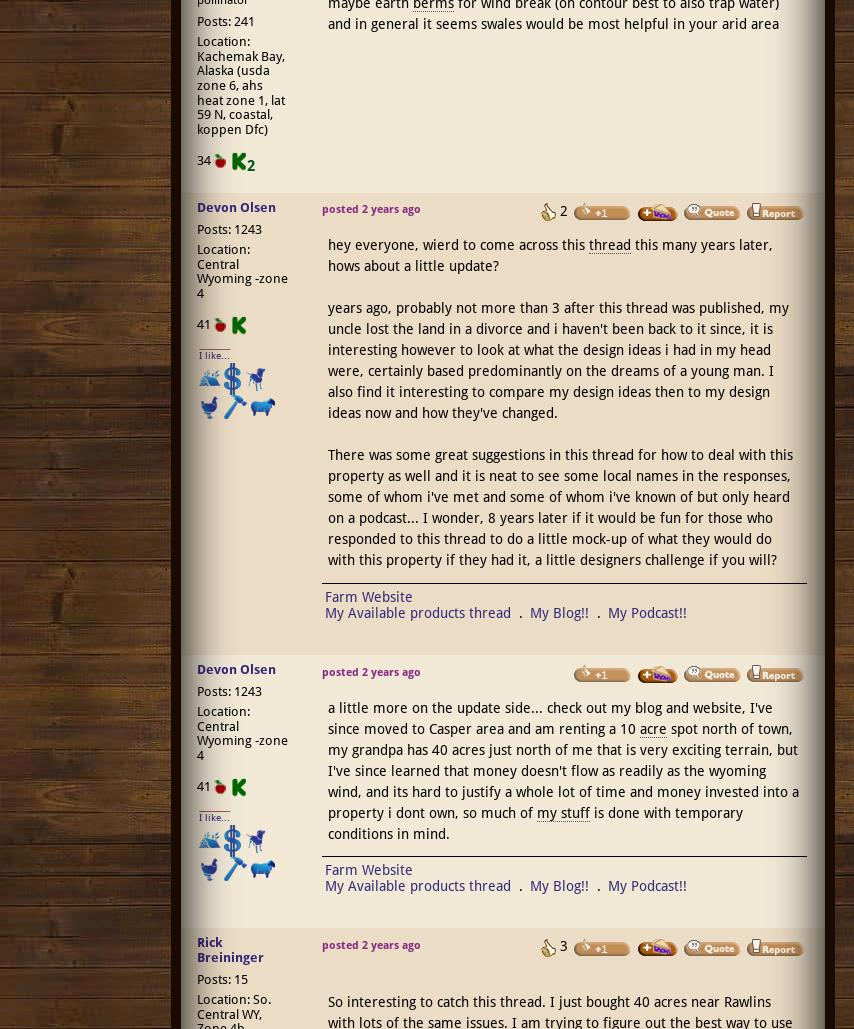 This screenshot has width=854, height=1029. Describe the element at coordinates (608, 244) in the screenshot. I see `'thread'` at that location.